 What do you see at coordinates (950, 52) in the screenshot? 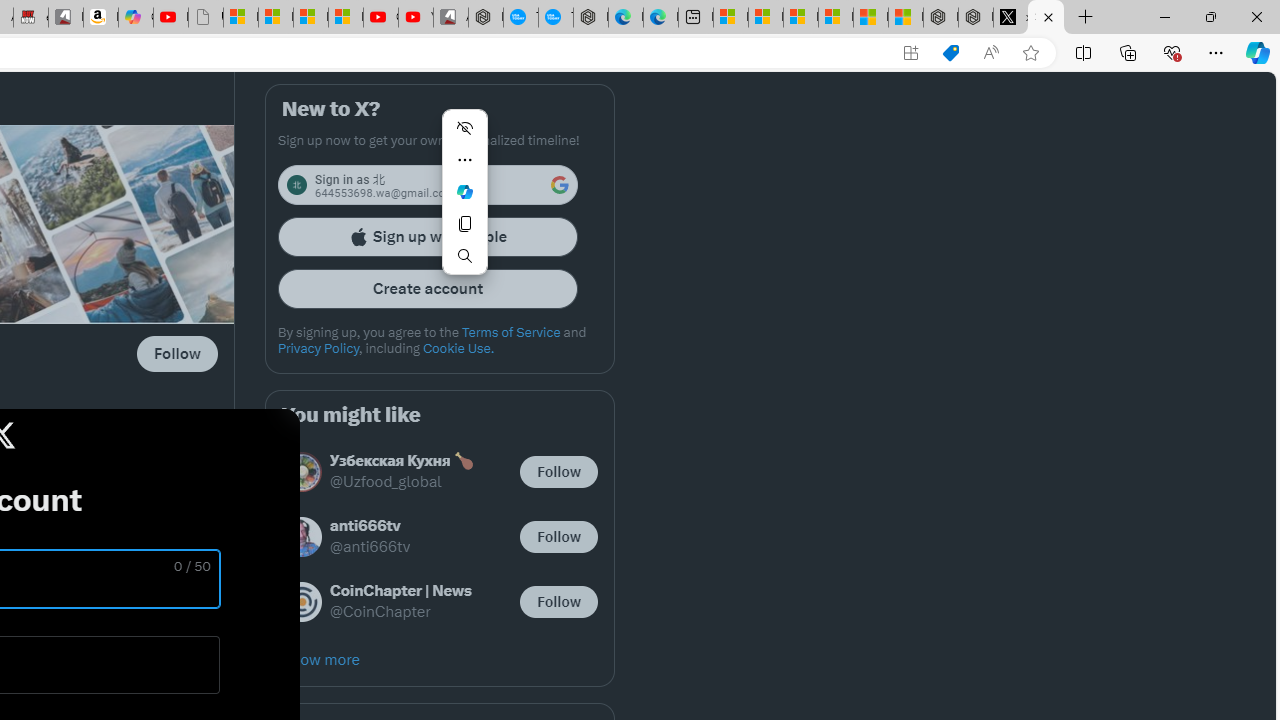
I see `'Shopping in Microsoft Edge'` at bounding box center [950, 52].